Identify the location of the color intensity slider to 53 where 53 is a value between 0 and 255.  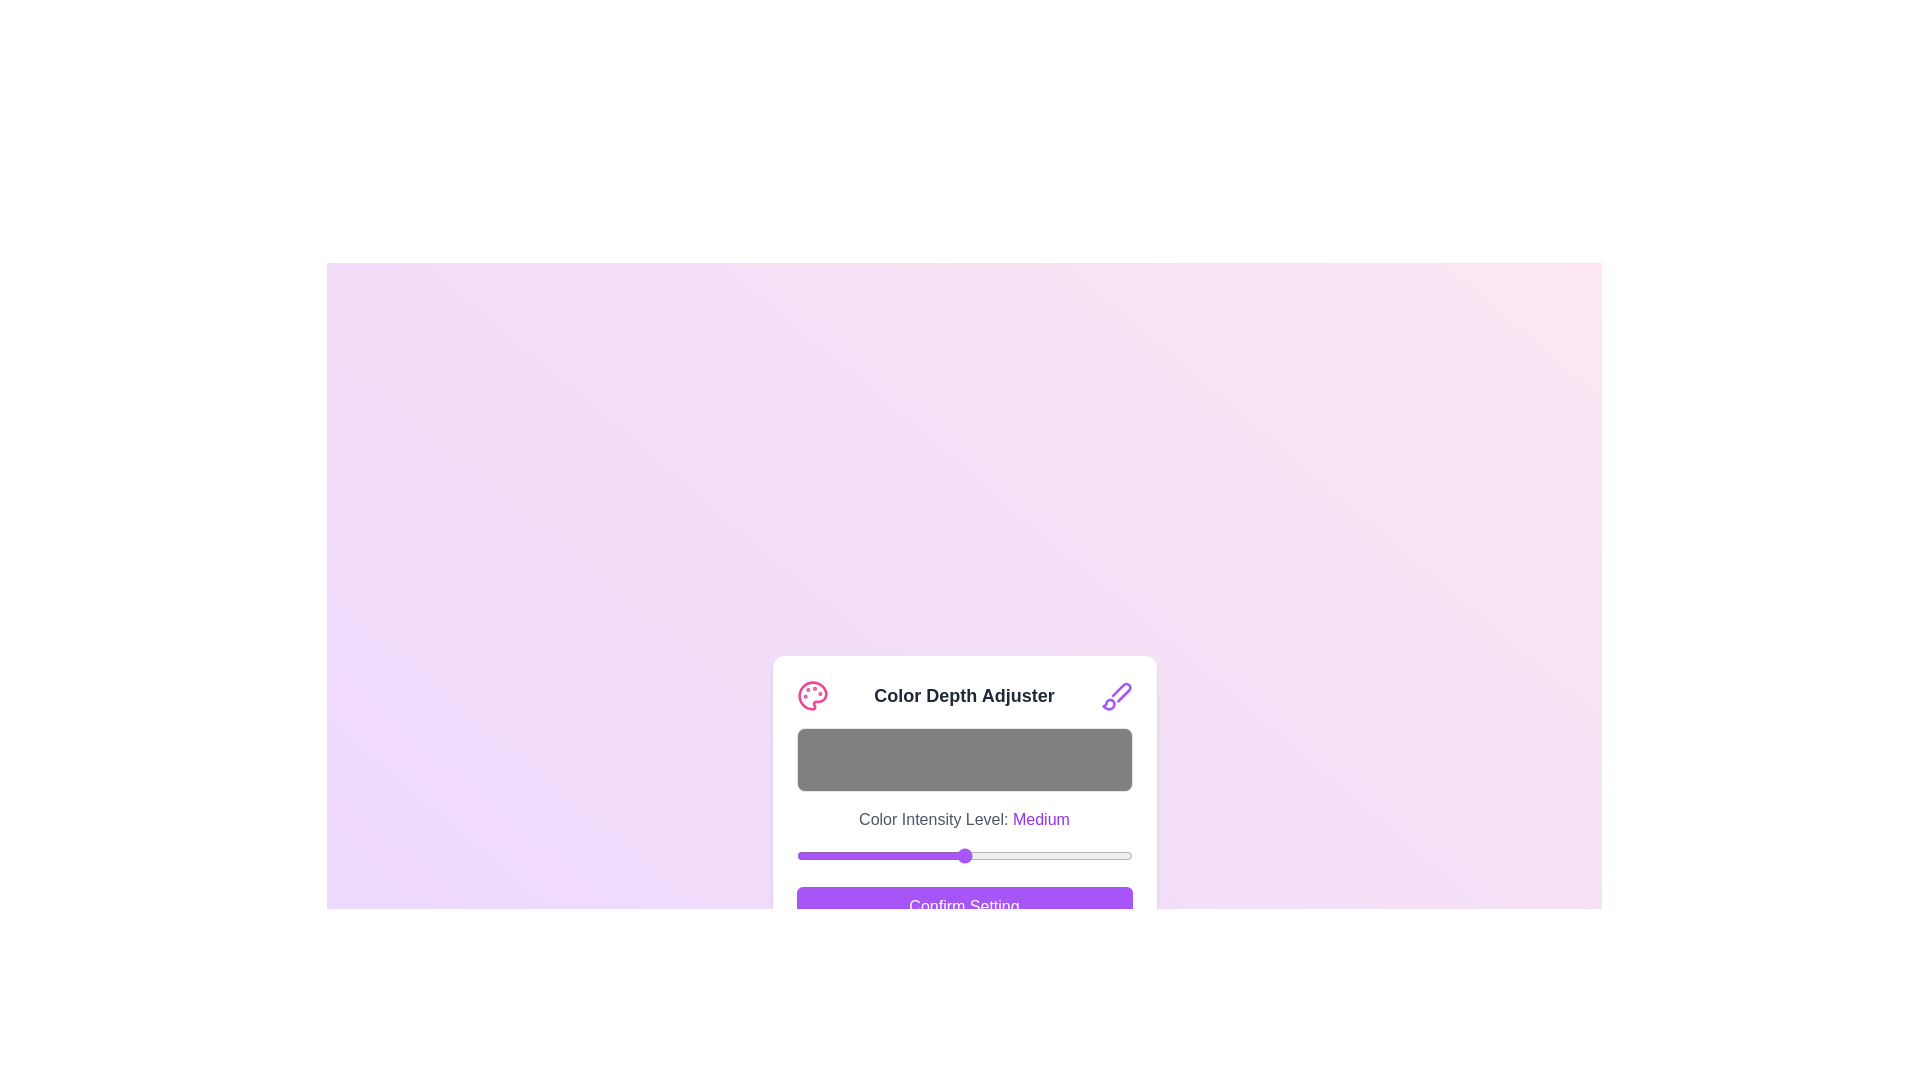
(866, 855).